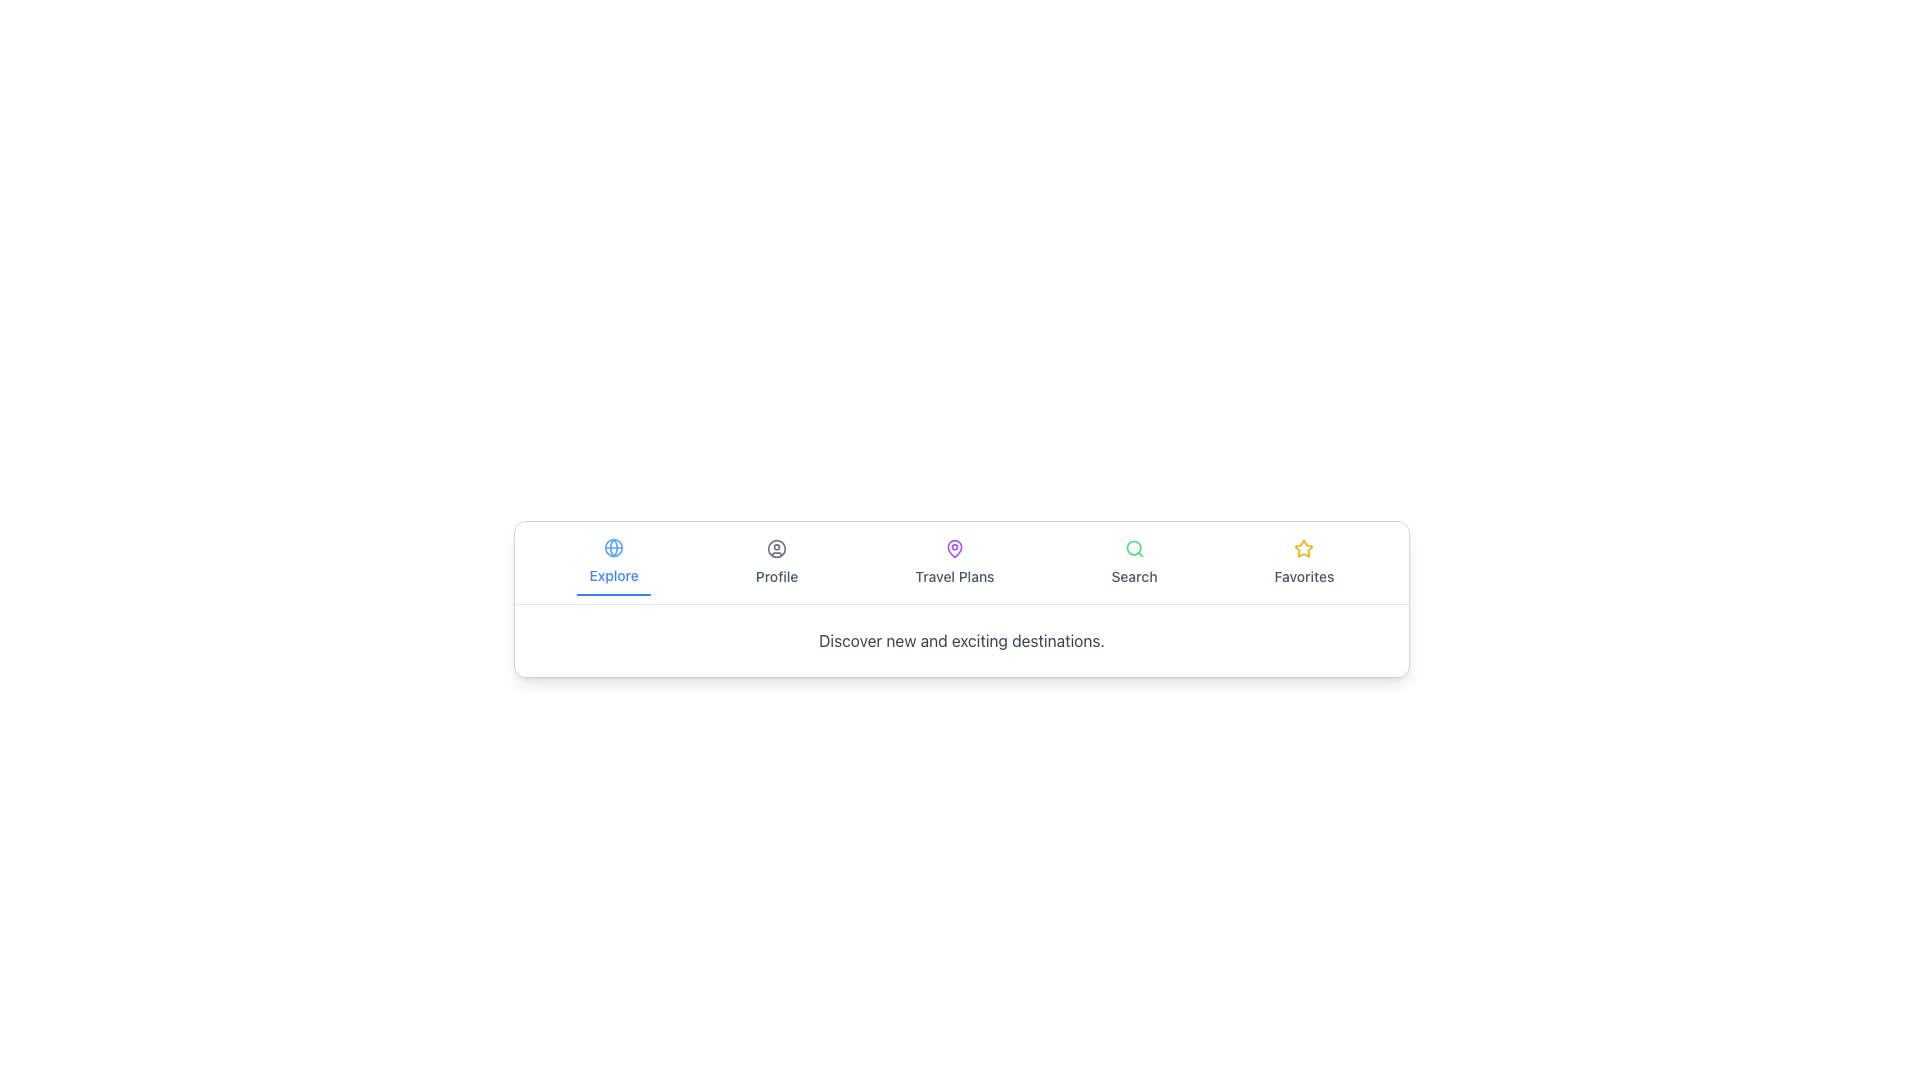 The width and height of the screenshot is (1920, 1080). I want to click on the 'Explore' button located in the navigation bar, which contains the Text Label providing a description for it, so click(613, 575).